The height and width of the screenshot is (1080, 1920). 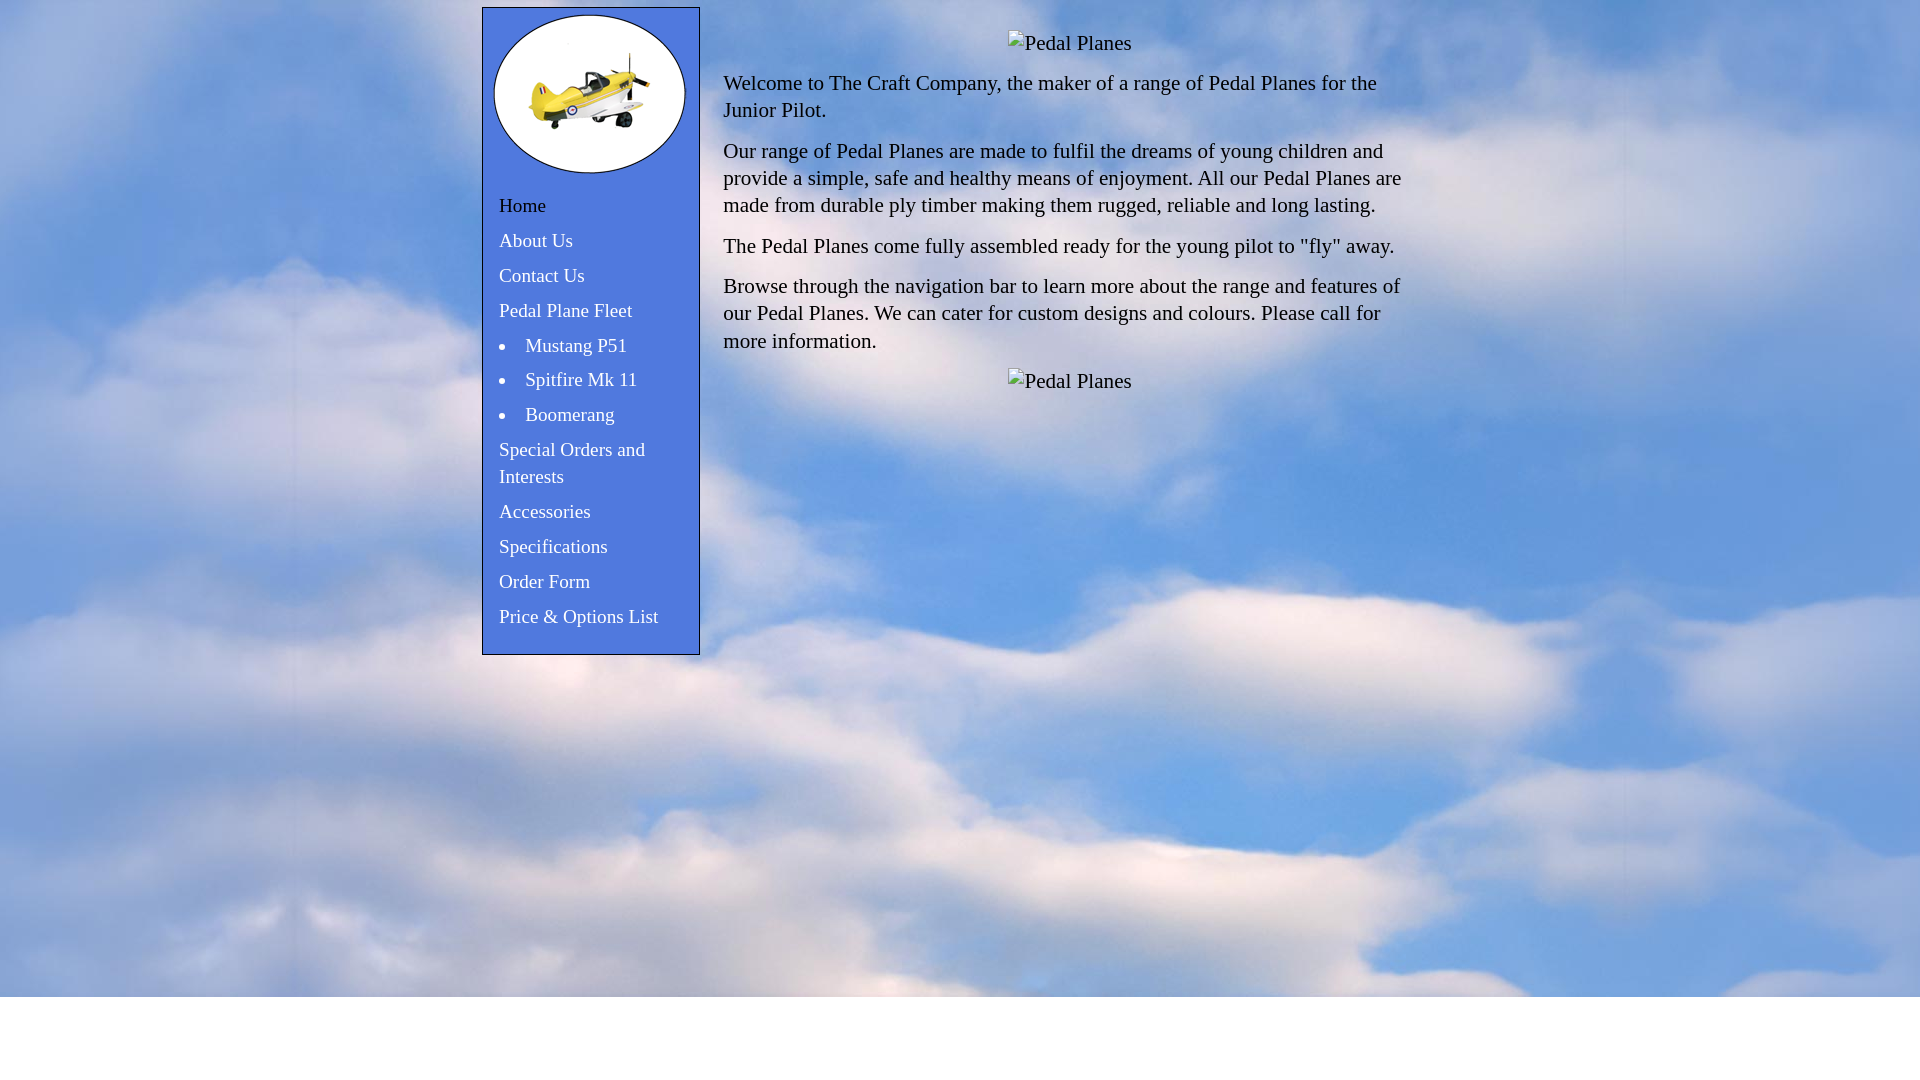 What do you see at coordinates (569, 413) in the screenshot?
I see `'Boomerang'` at bounding box center [569, 413].